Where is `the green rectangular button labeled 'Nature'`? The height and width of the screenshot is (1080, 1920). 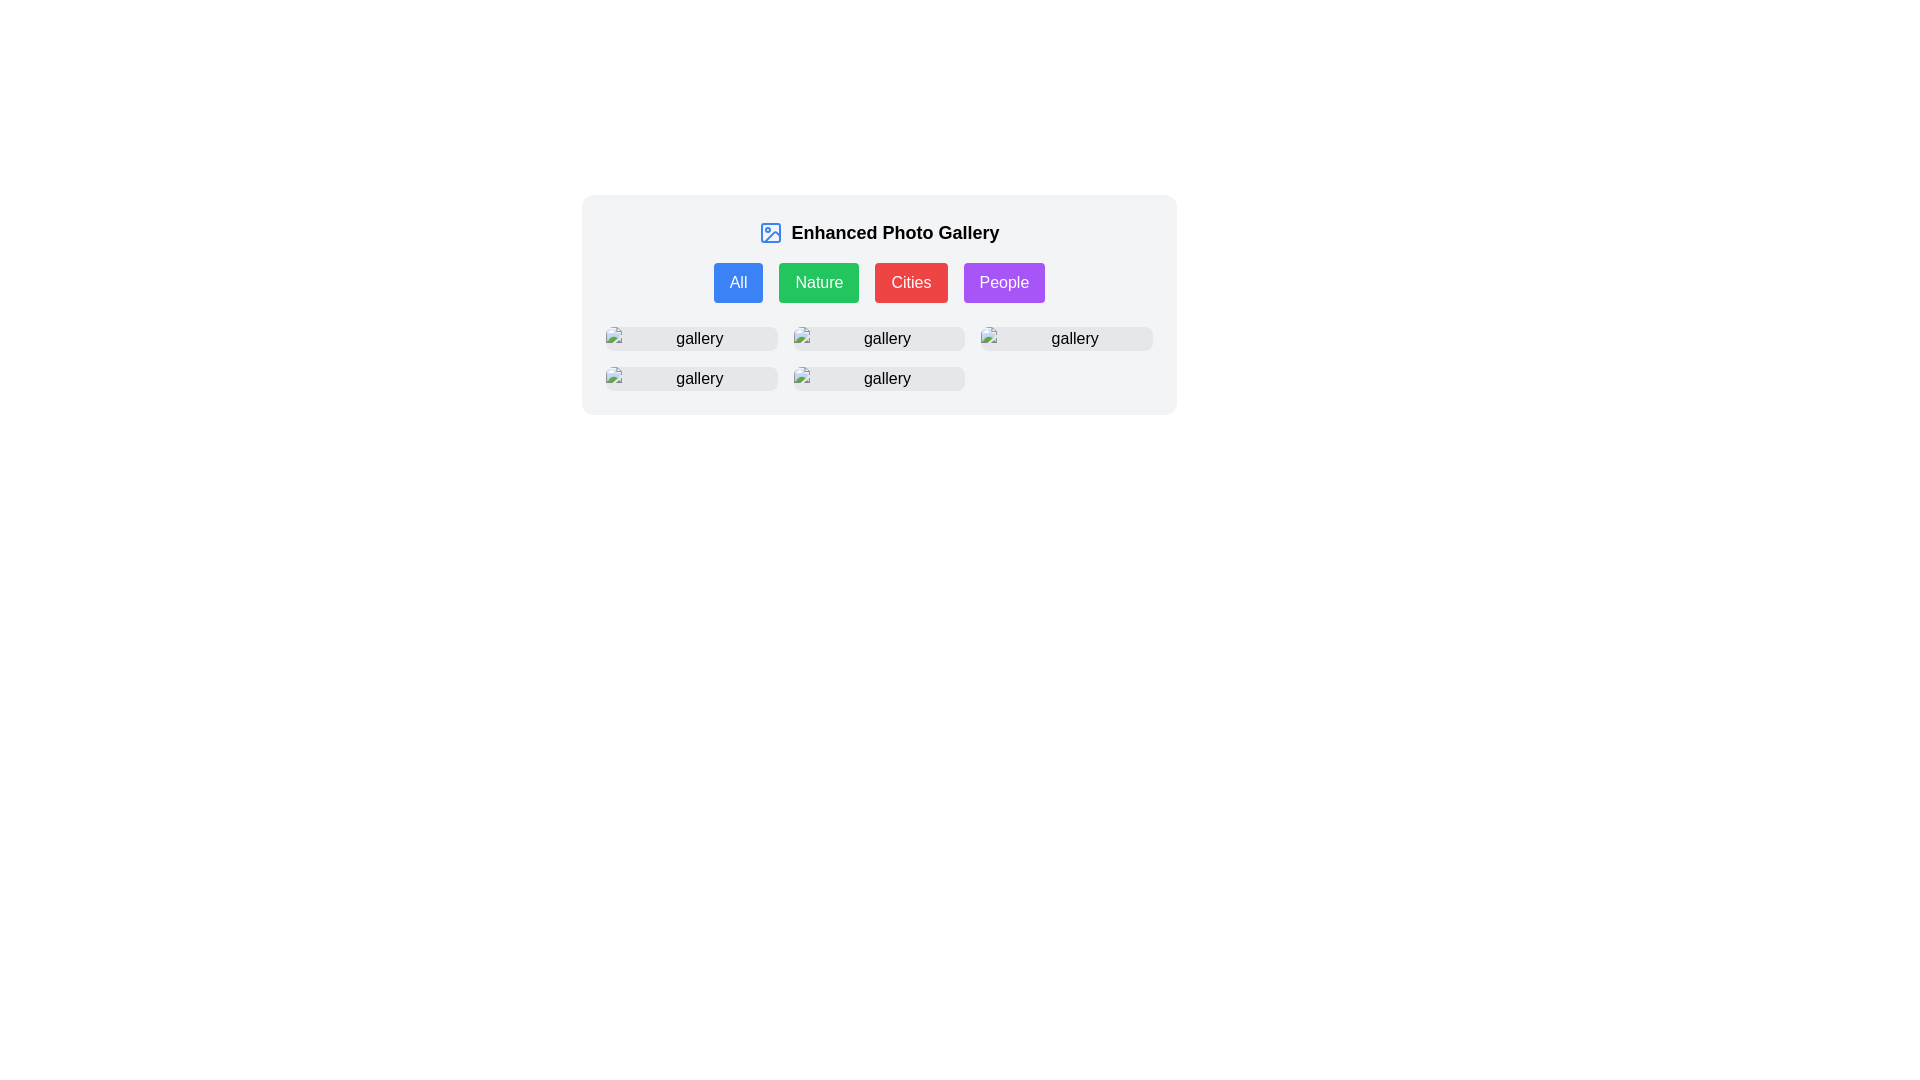
the green rectangular button labeled 'Nature' is located at coordinates (819, 282).